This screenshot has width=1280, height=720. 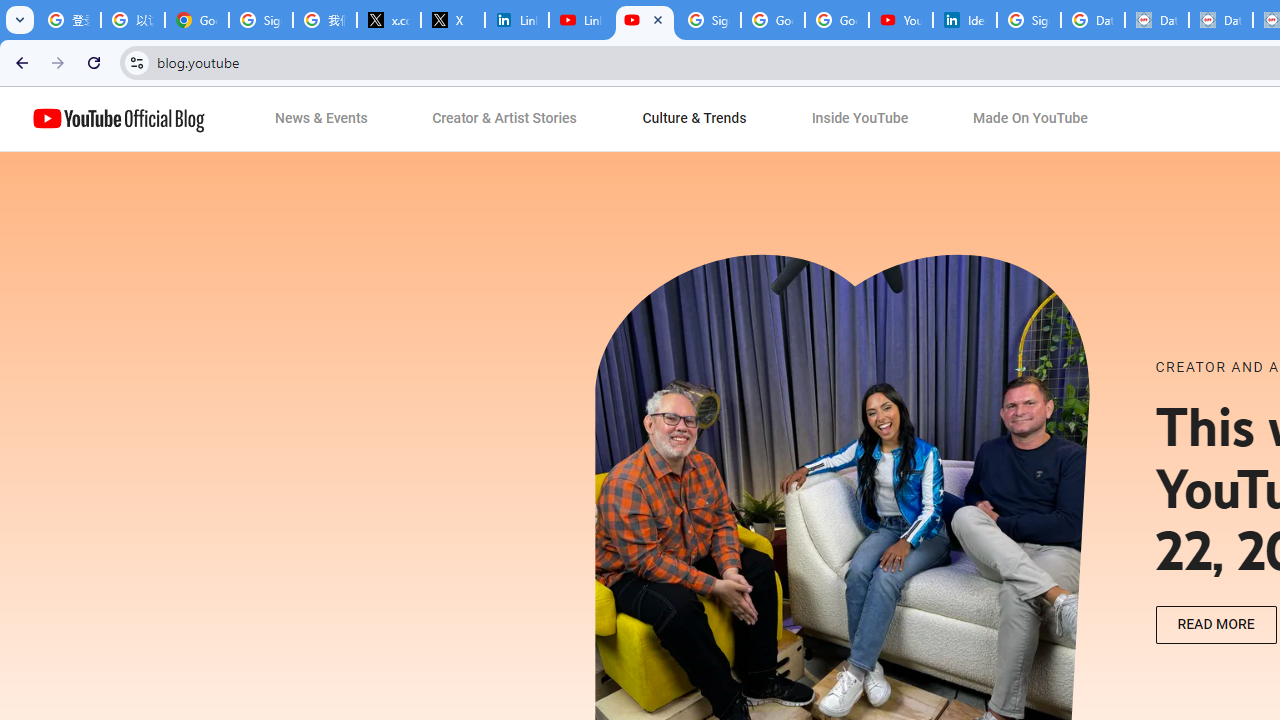 I want to click on 'News & Events', so click(x=321, y=119).